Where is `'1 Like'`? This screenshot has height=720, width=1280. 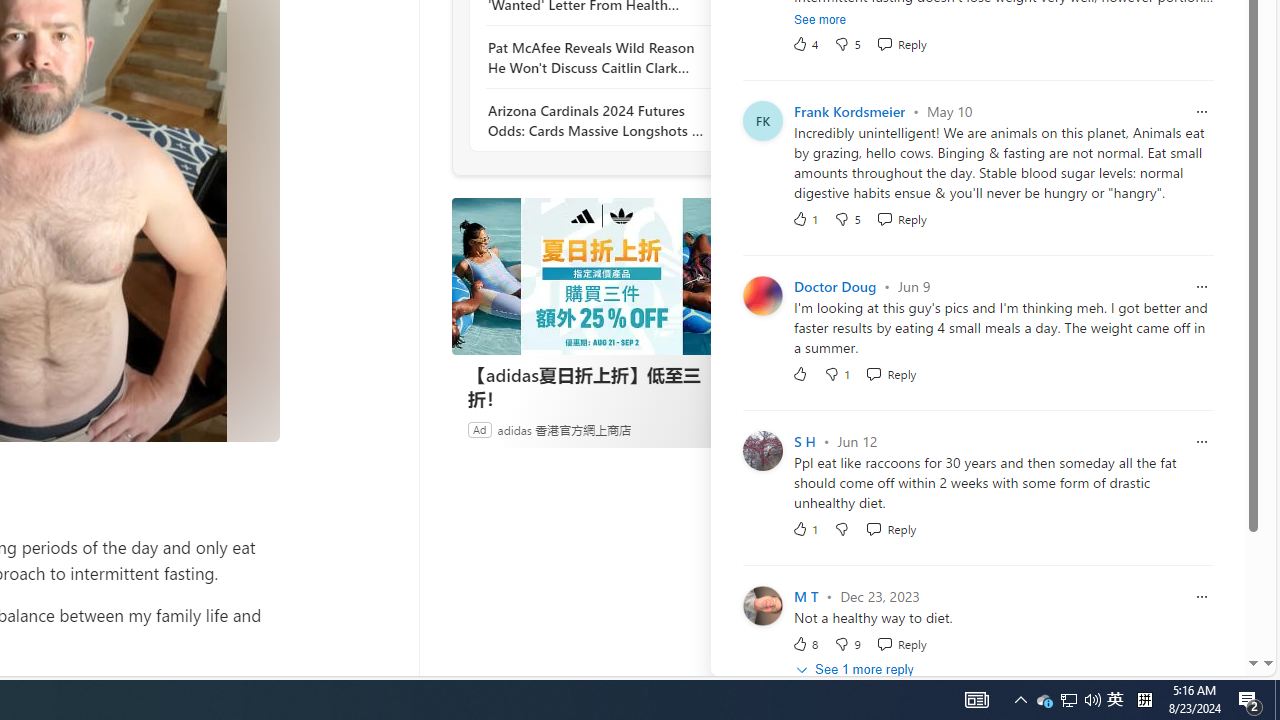 '1 Like' is located at coordinates (805, 527).